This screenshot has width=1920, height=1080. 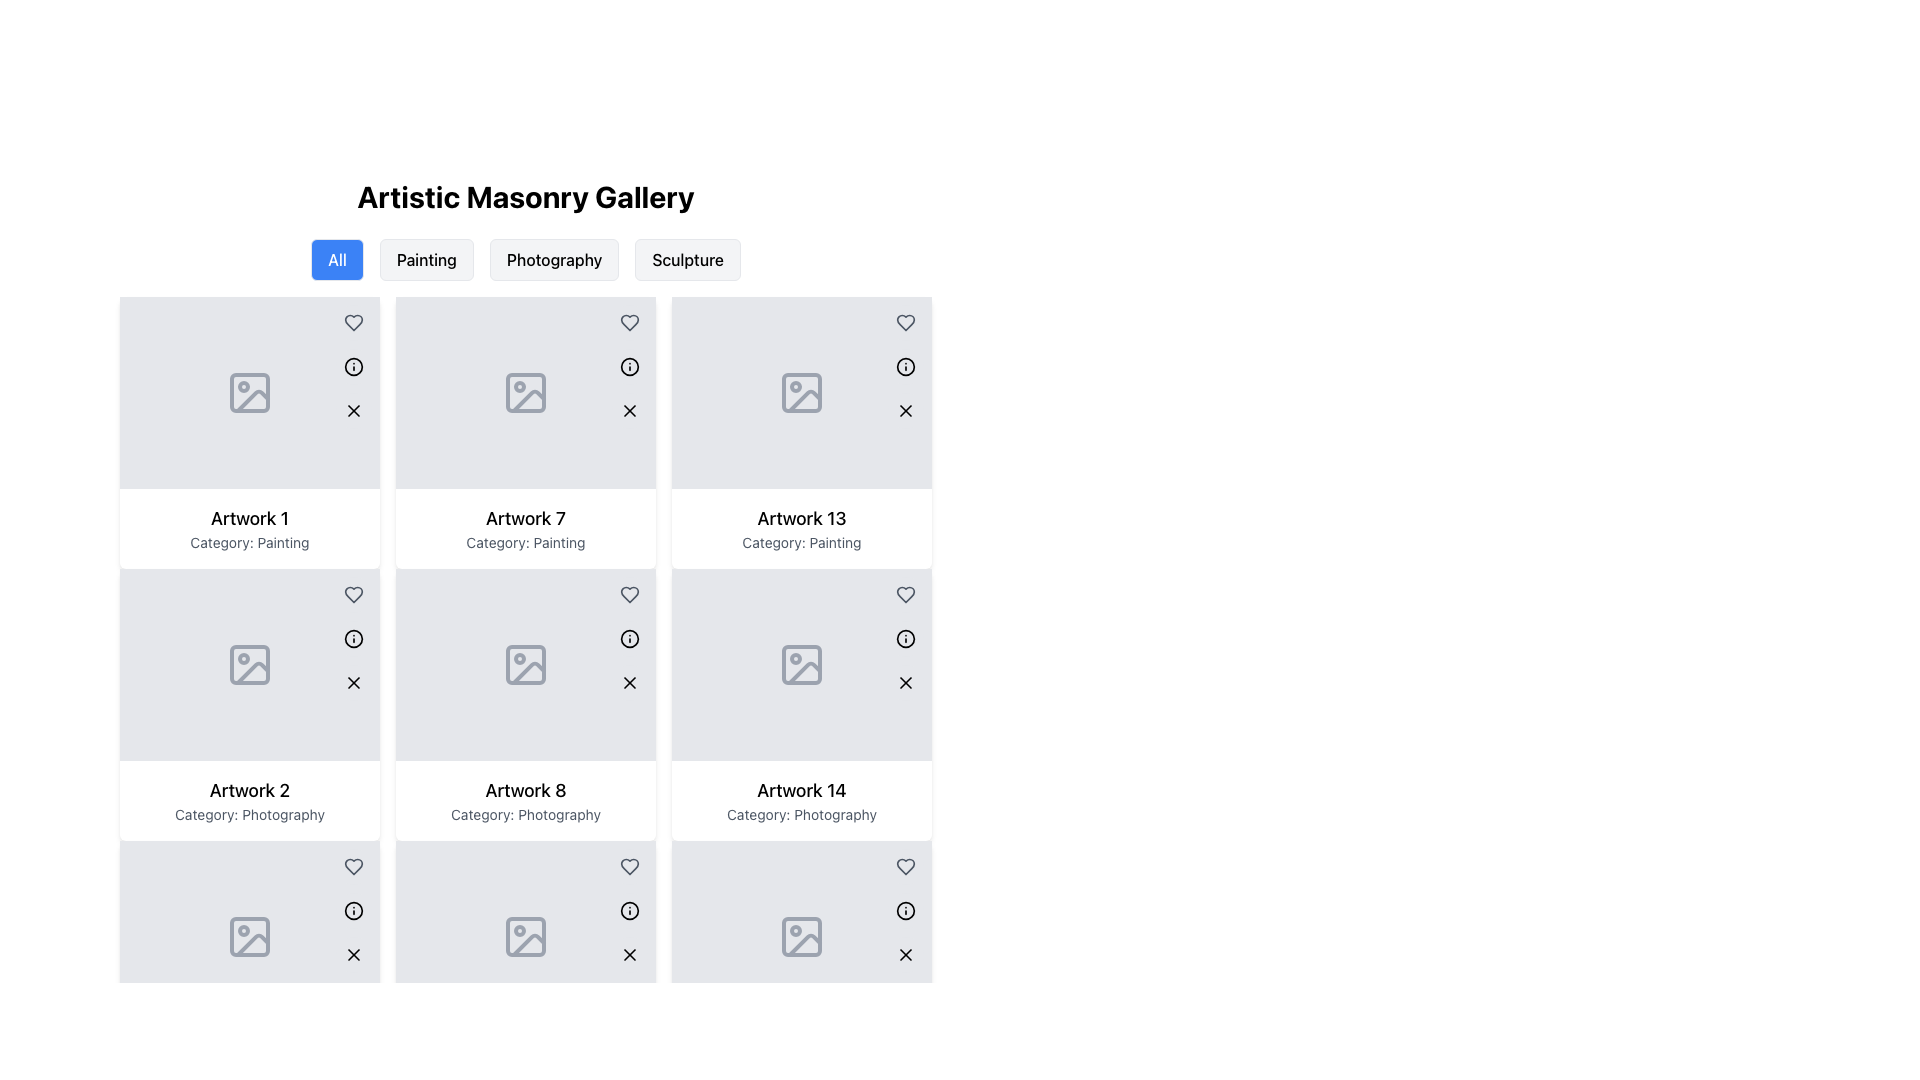 What do you see at coordinates (801, 543) in the screenshot?
I see `the text label that indicates the category of the artwork displayed in the card, which reads 'Painting', located at the bottom-right of the card for 'Artwork 13'` at bounding box center [801, 543].